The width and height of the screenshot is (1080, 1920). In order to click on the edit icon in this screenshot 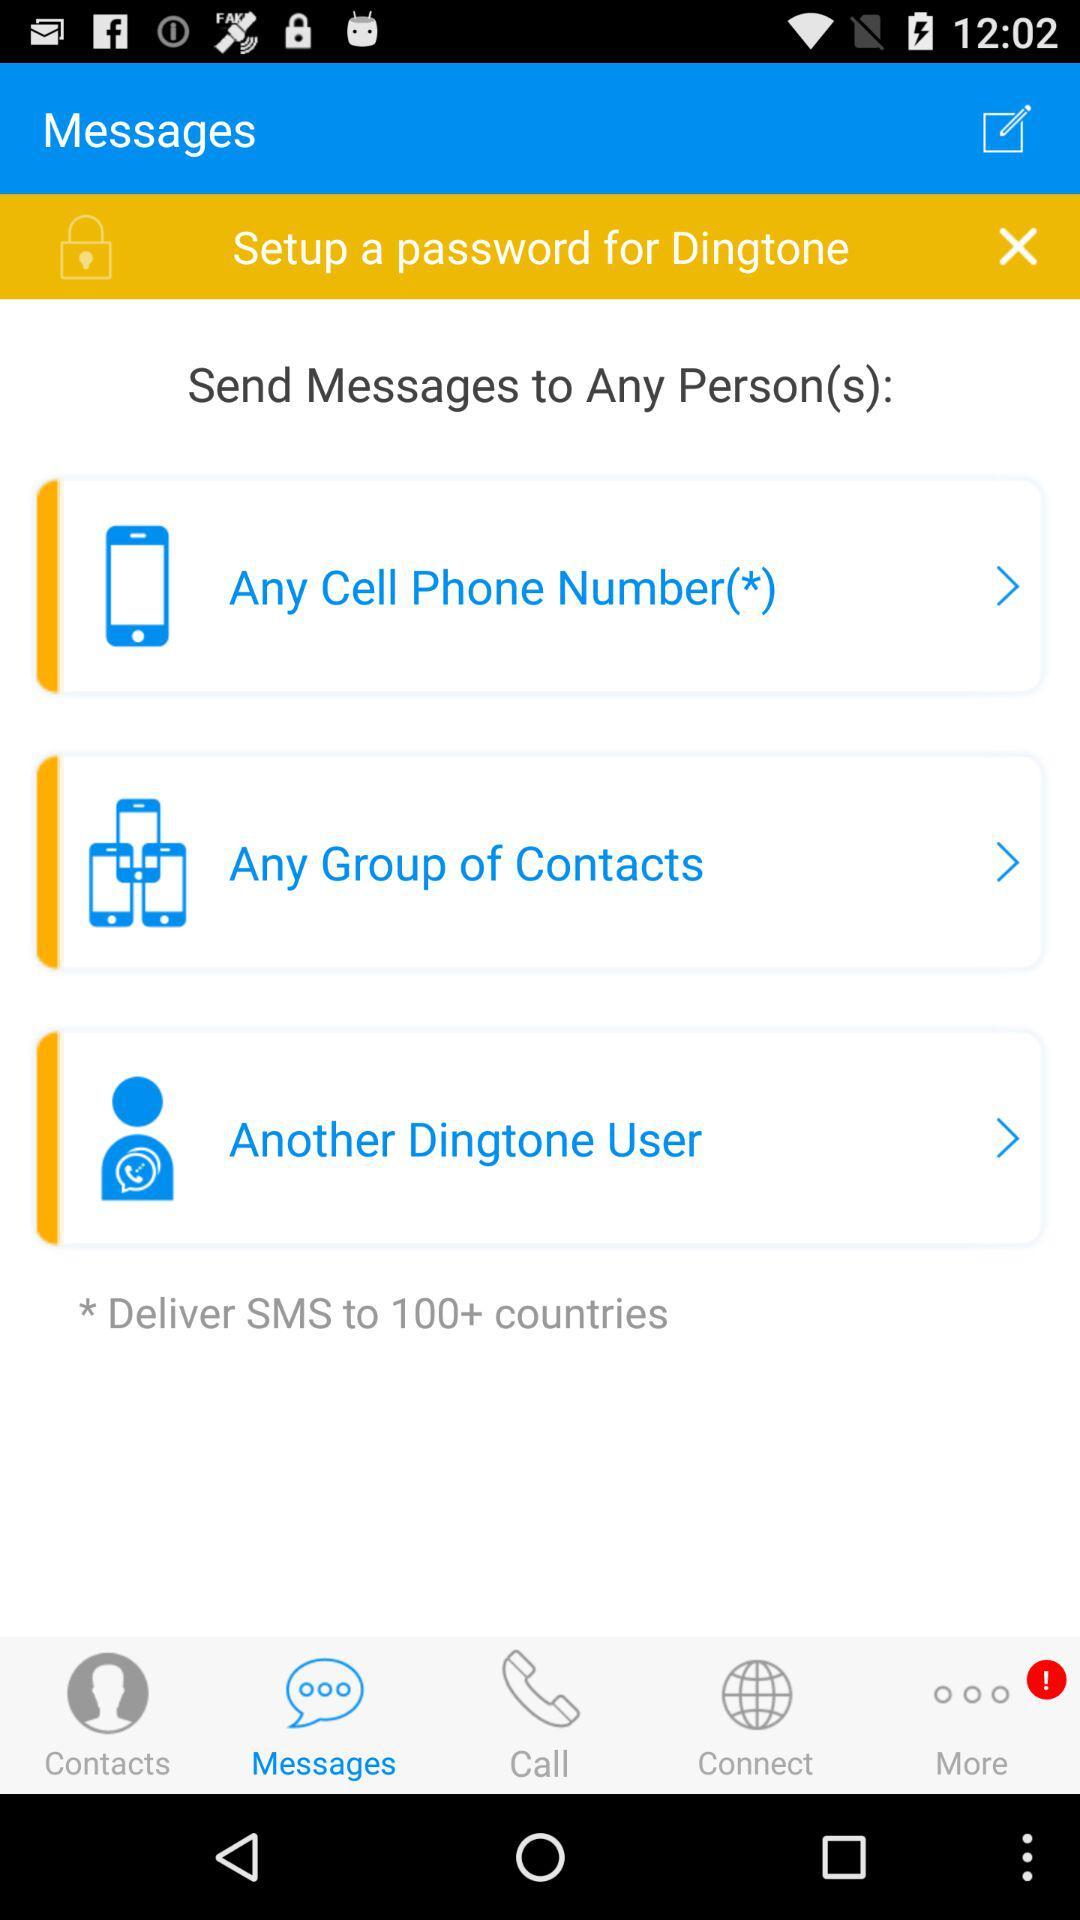, I will do `click(1007, 136)`.